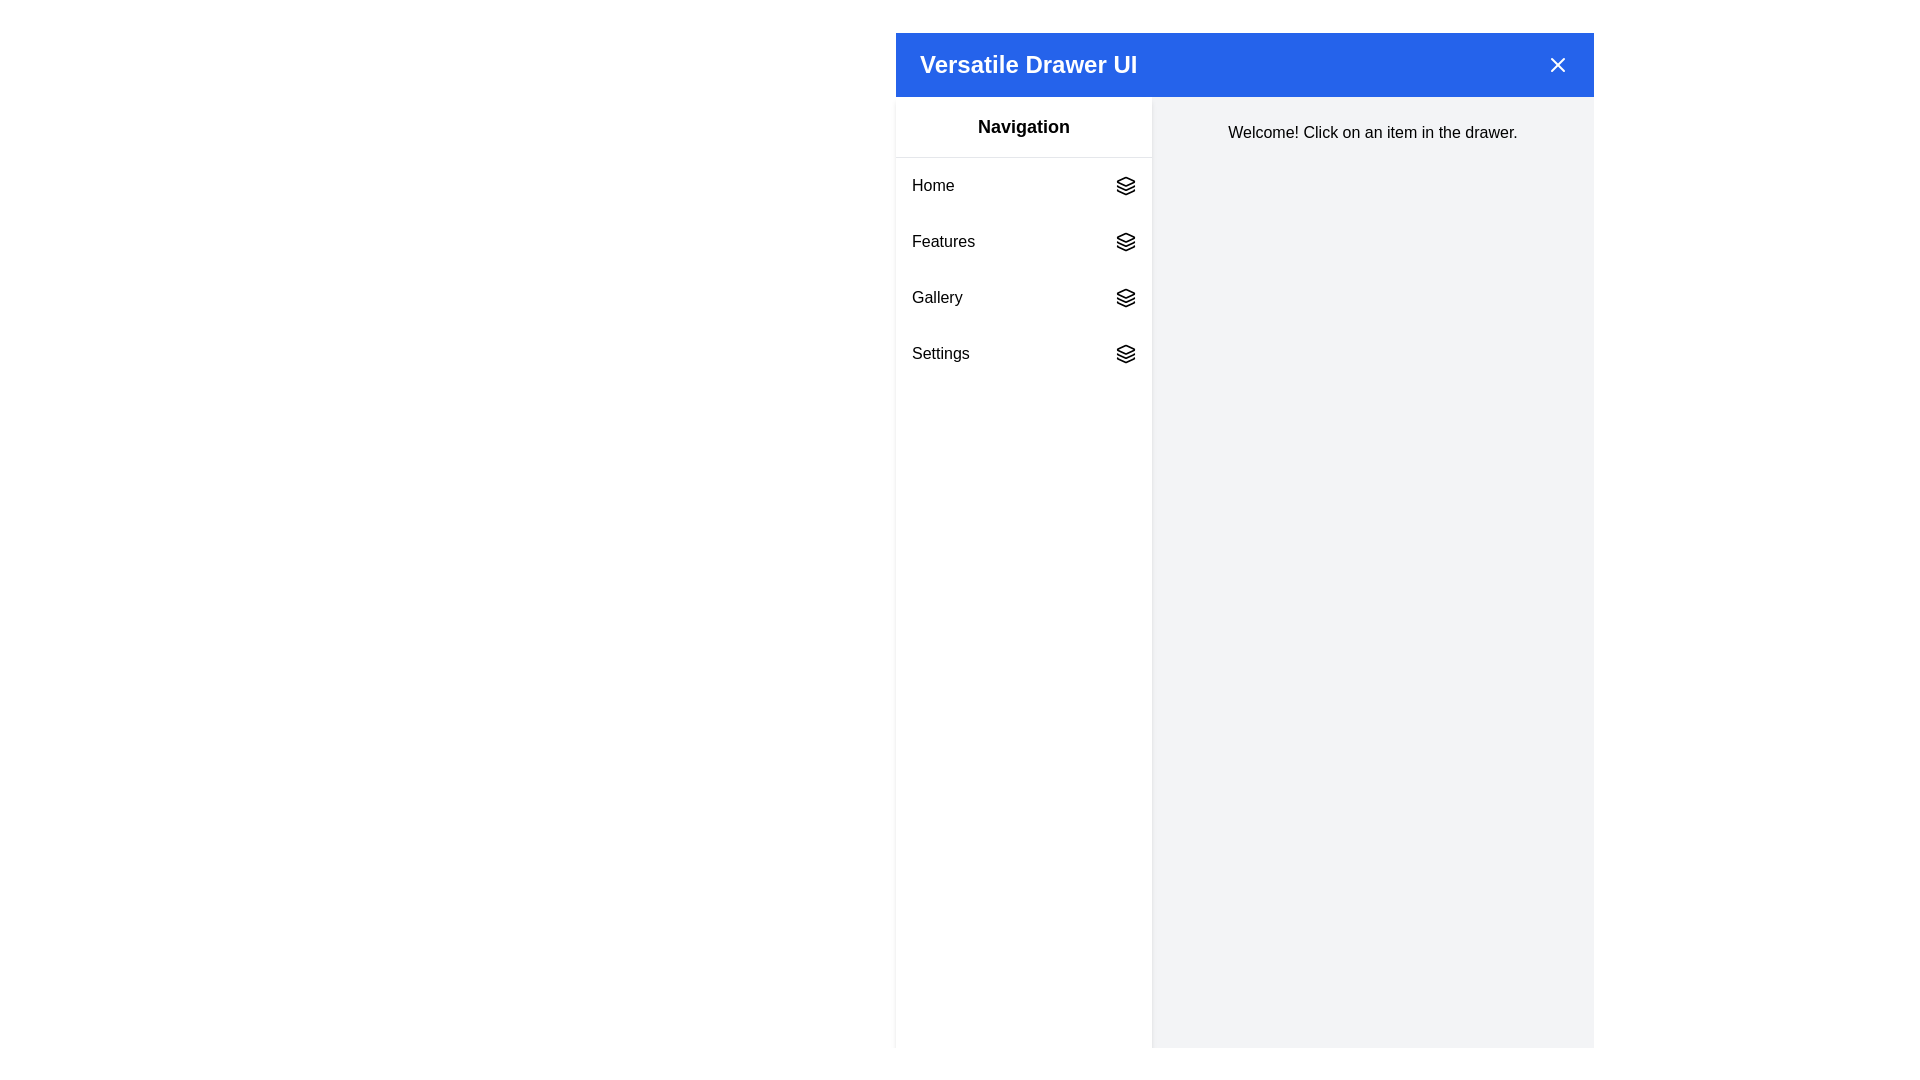 The image size is (1920, 1080). What do you see at coordinates (1023, 241) in the screenshot?
I see `the second navigation menu item labeled 'Features'` at bounding box center [1023, 241].